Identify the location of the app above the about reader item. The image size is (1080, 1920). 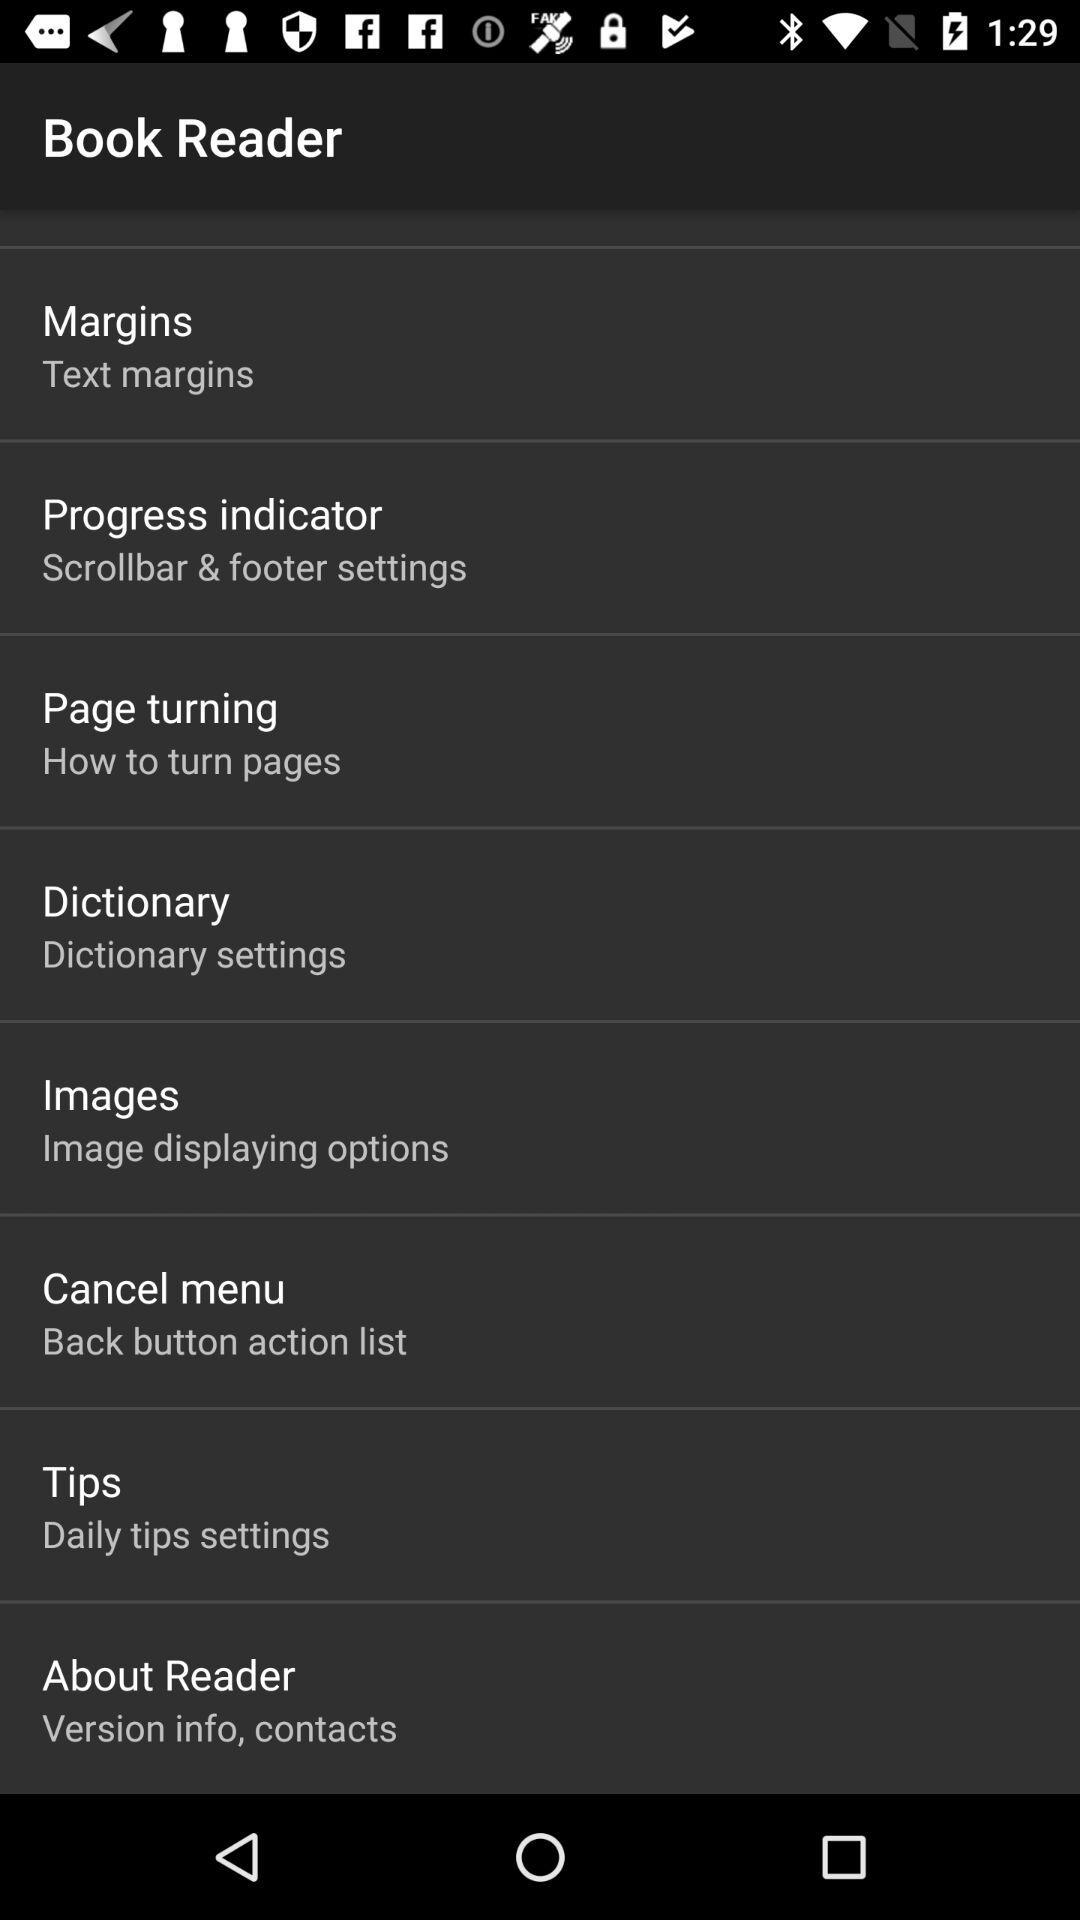
(185, 1532).